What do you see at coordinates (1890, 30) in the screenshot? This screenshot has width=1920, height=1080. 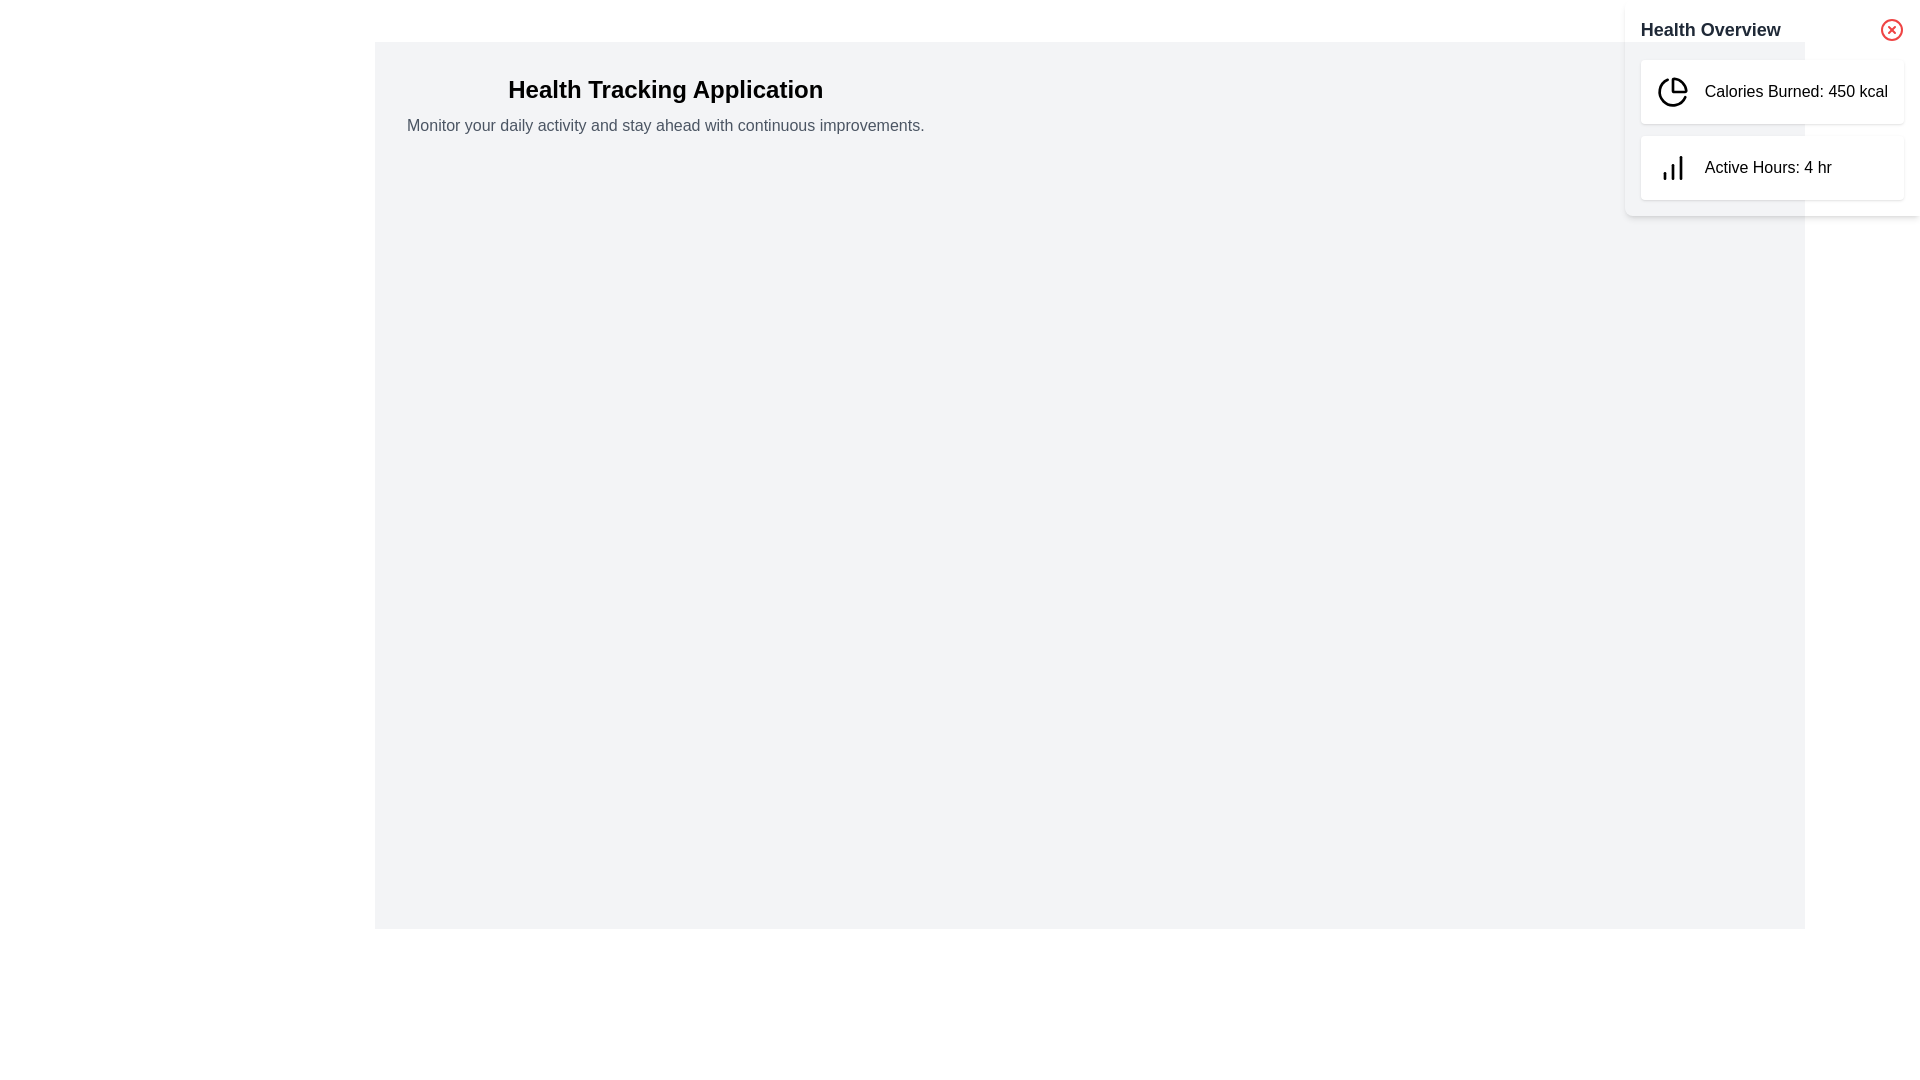 I see `the circular decorative element of the close button icon located in the top-right corner of the Health Overview panel` at bounding box center [1890, 30].